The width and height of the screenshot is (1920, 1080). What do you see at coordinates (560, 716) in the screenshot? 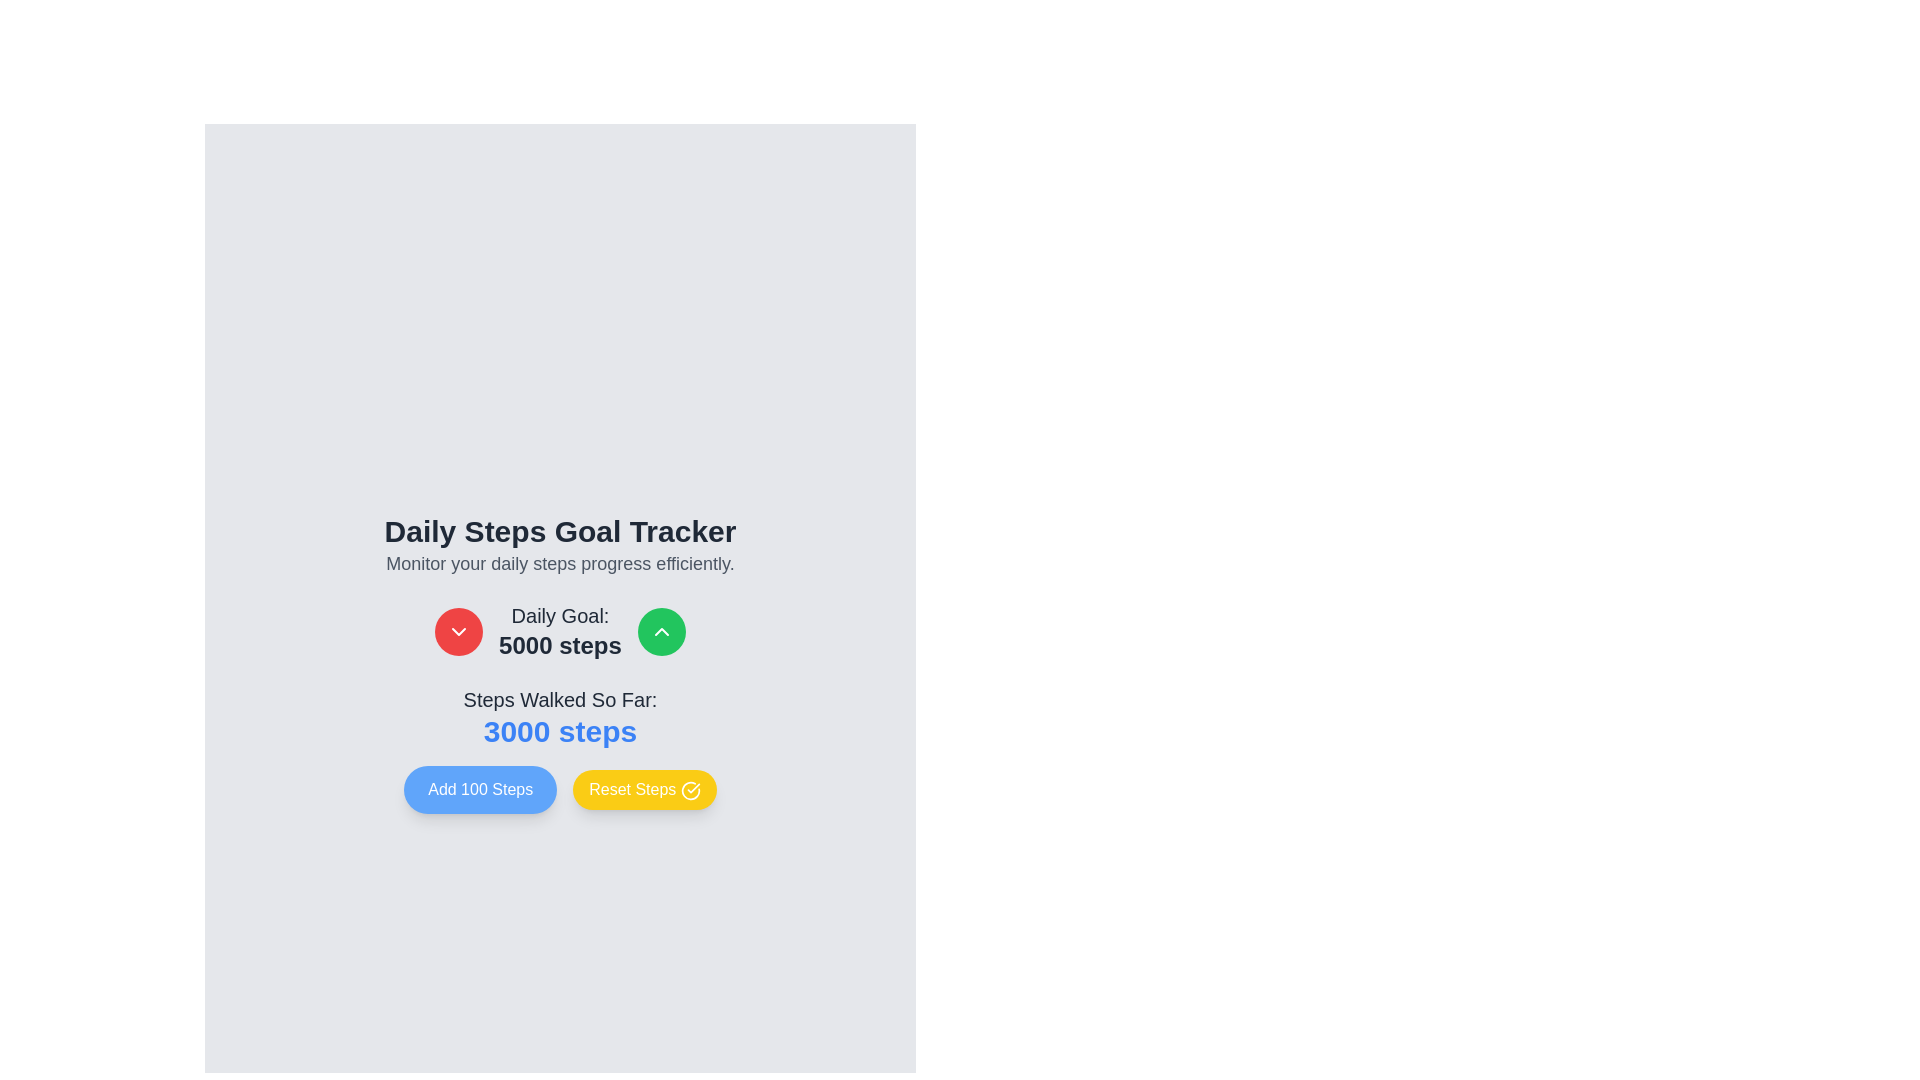
I see `the Text display showing 'Steps Walked So Far:' and '3000 steps', which is located centrally under 'Daily Goal: 5000 steps'` at bounding box center [560, 716].